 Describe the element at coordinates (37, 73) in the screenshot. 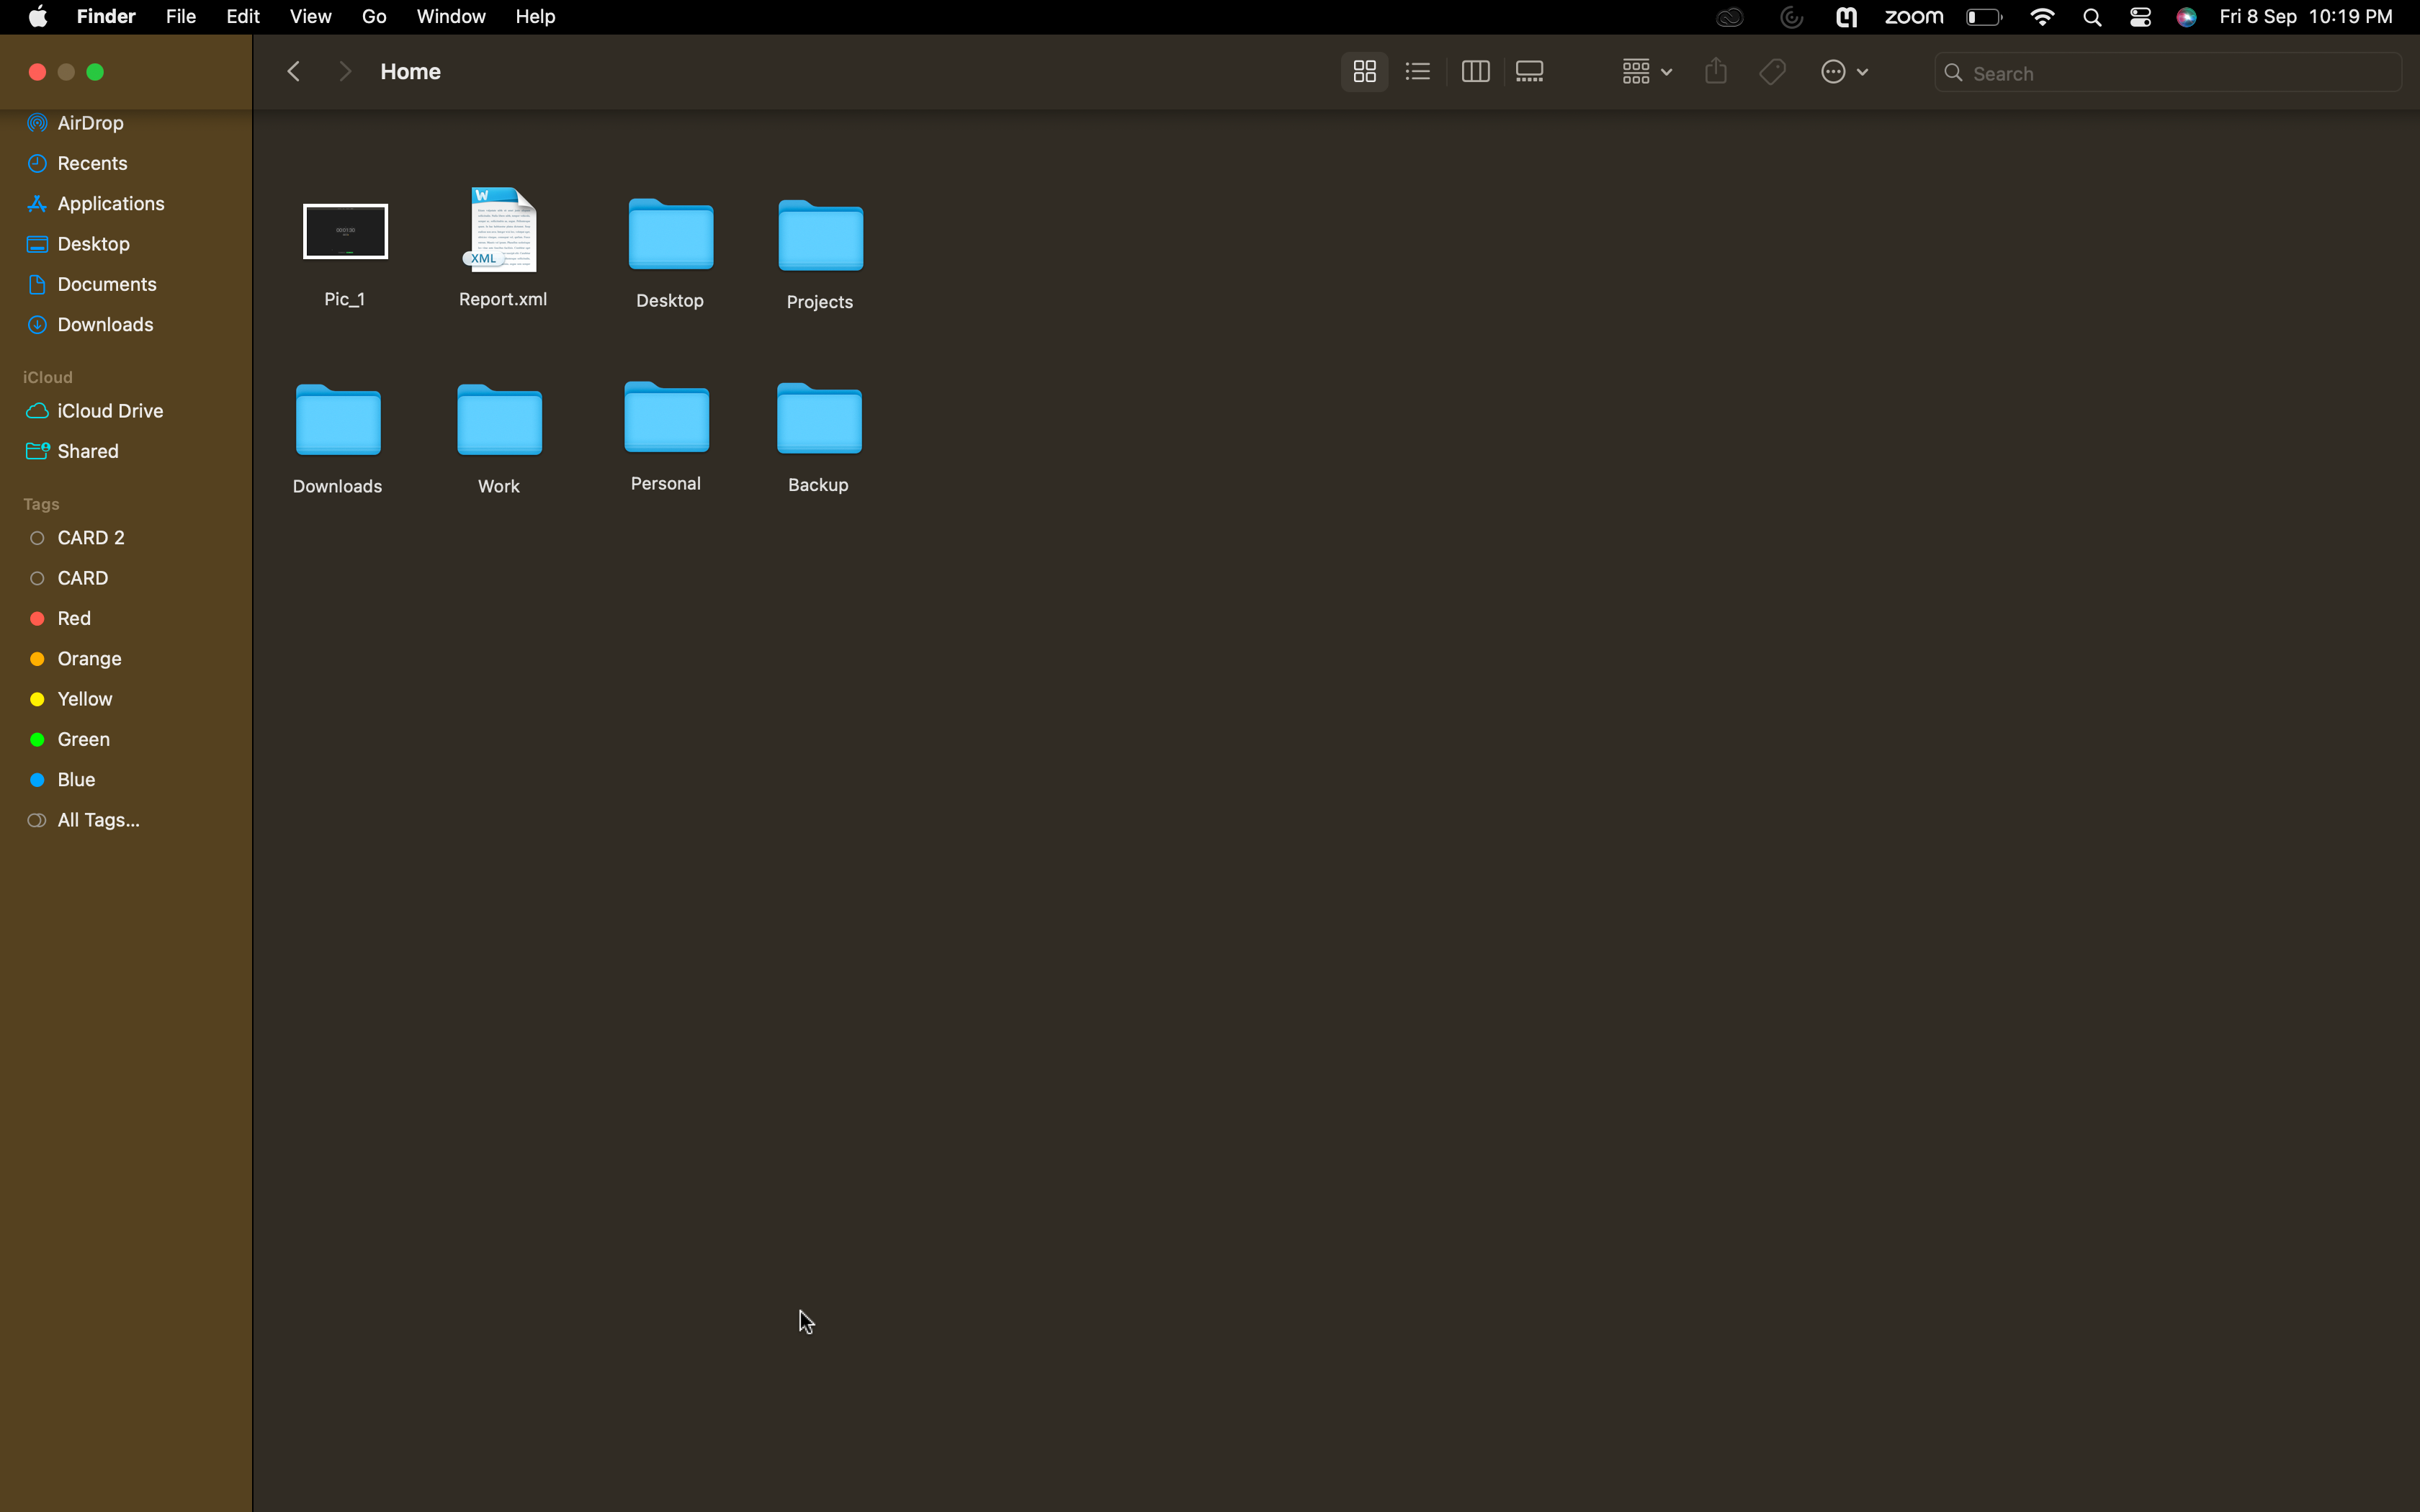

I see `Discontinue working on the current tab` at that location.